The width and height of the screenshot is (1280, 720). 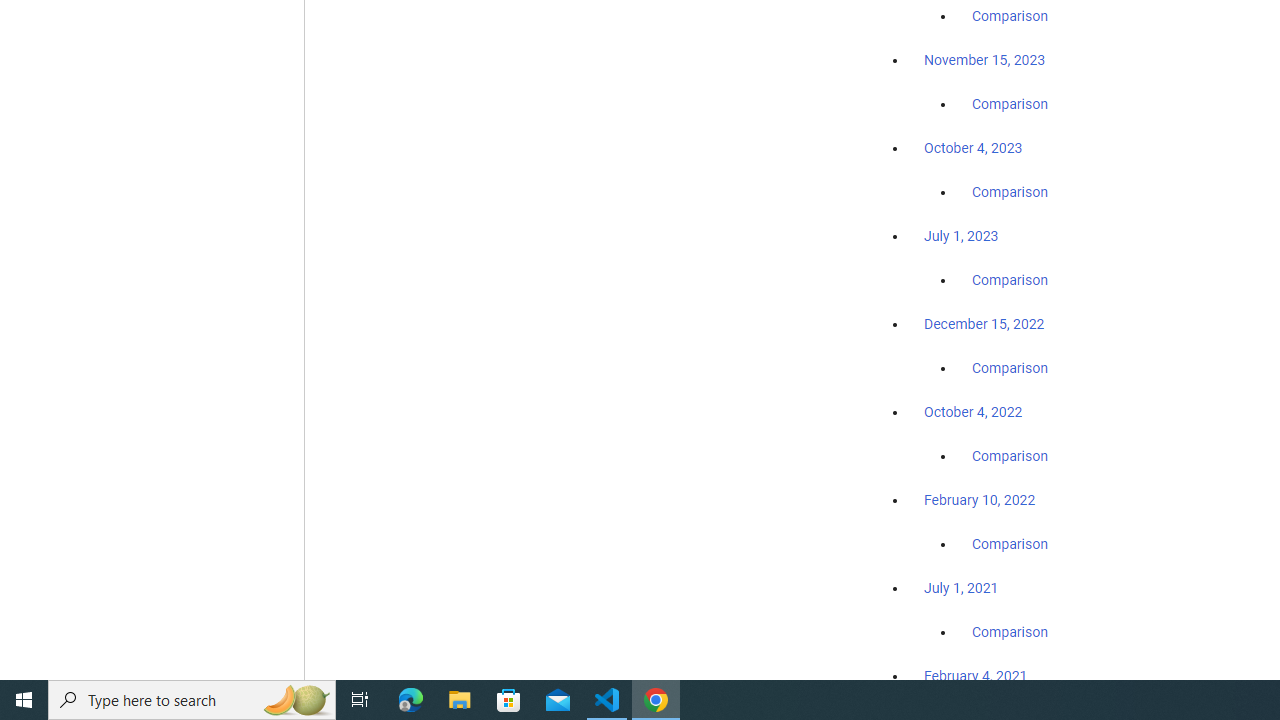 I want to click on 'Visual Studio Code - 1 running window', so click(x=606, y=698).